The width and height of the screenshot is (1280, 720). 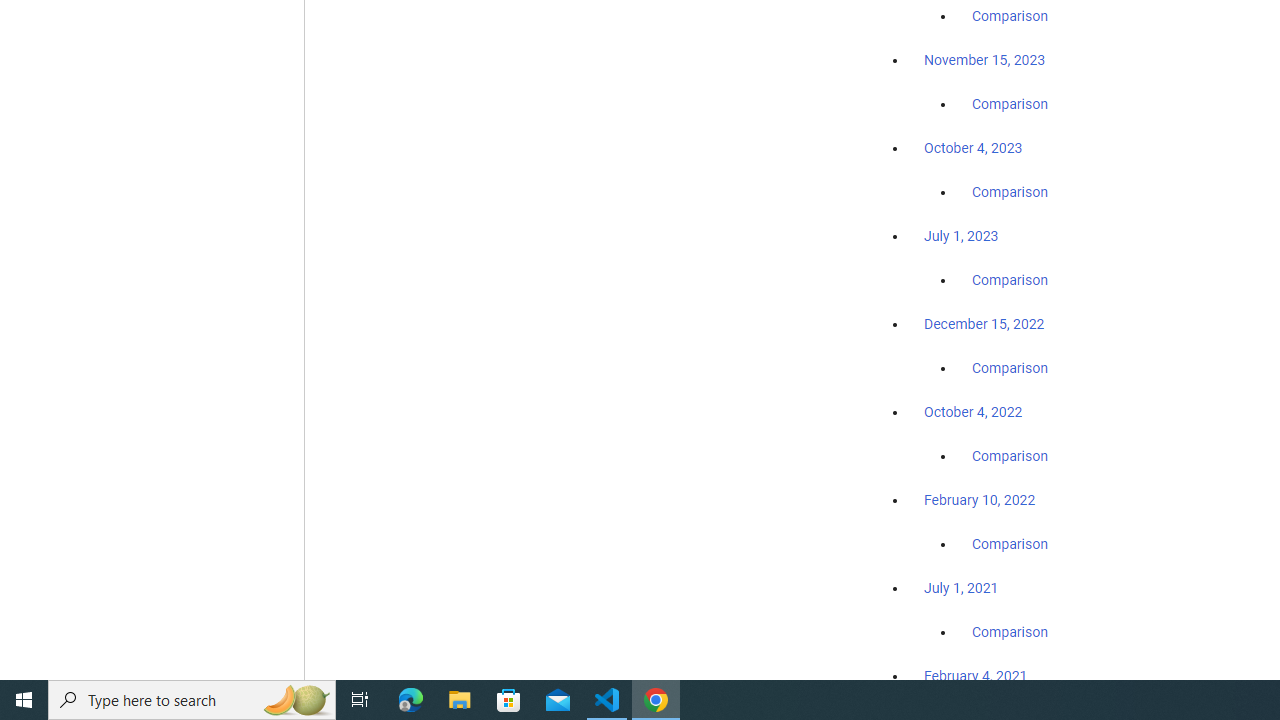 I want to click on 'Visual Studio Code - 1 running window', so click(x=606, y=698).